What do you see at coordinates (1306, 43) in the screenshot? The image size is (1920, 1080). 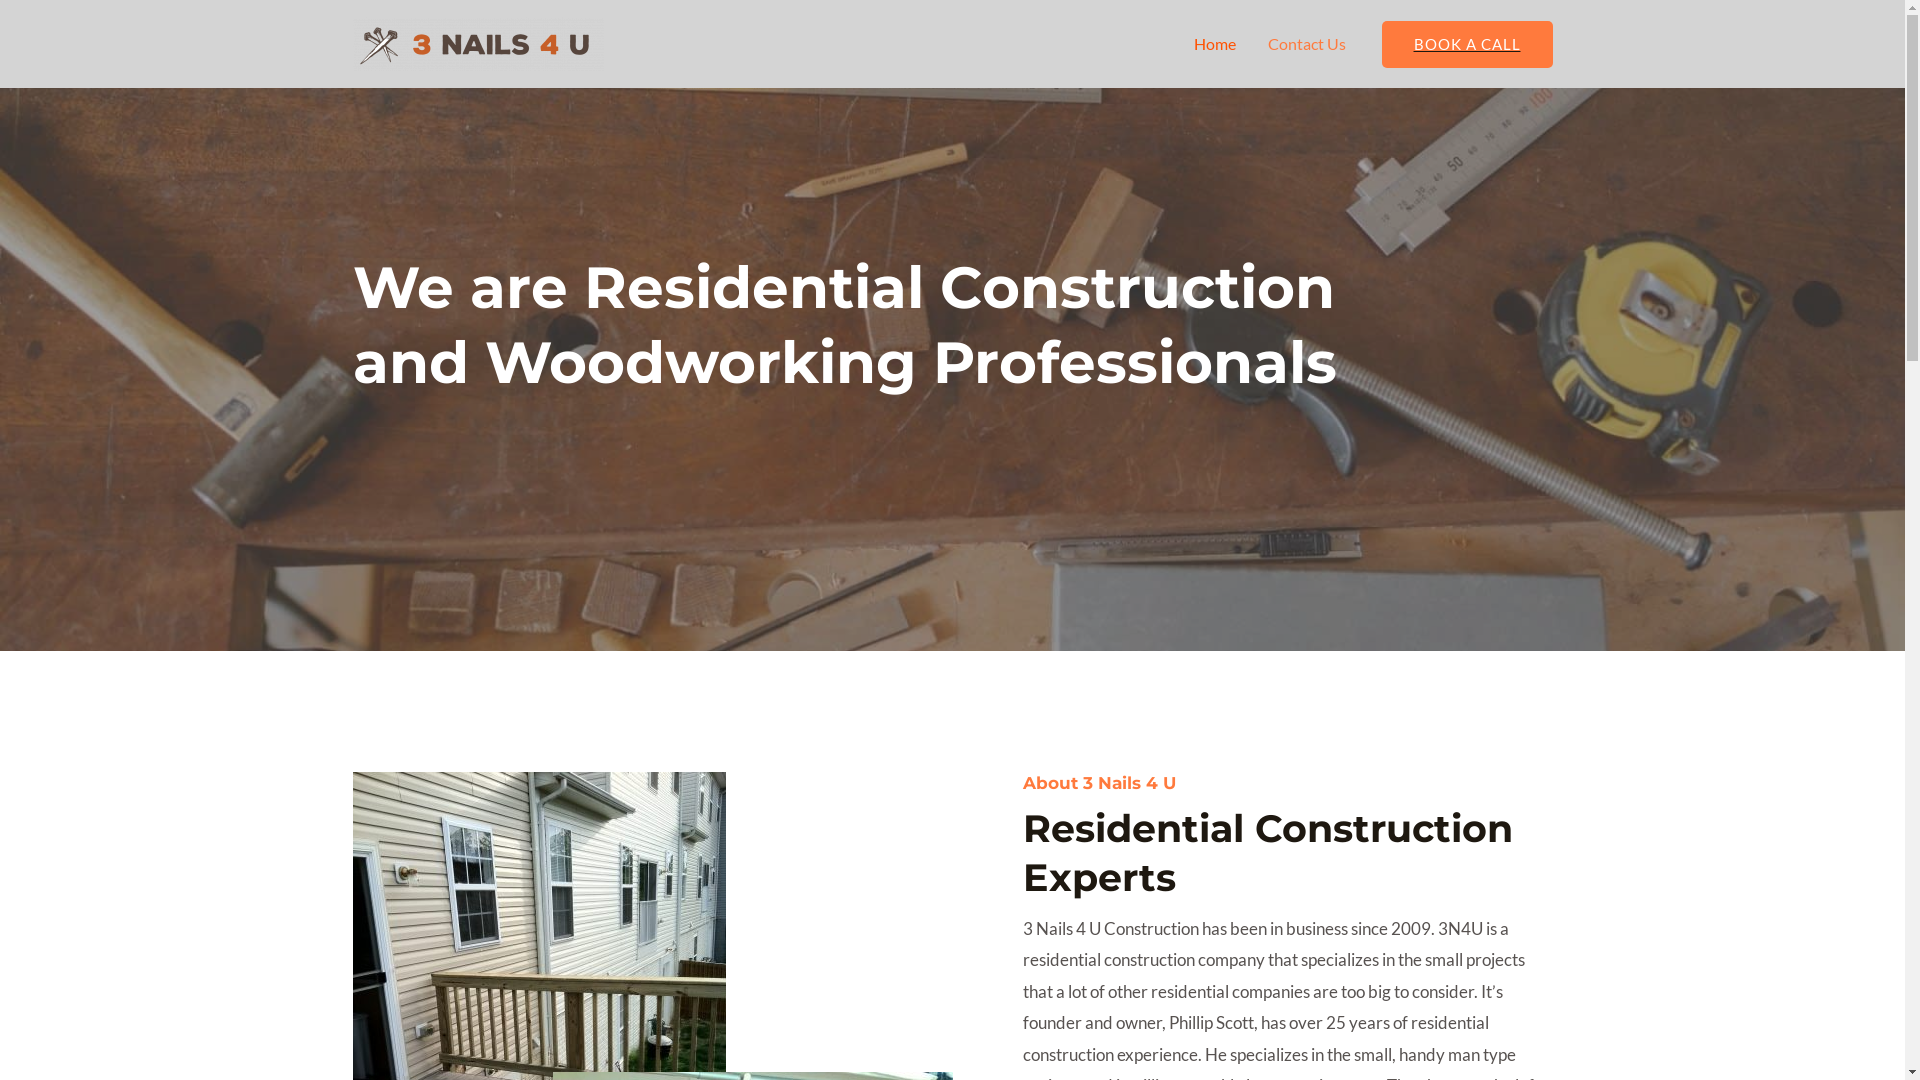 I see `'Contact Us'` at bounding box center [1306, 43].